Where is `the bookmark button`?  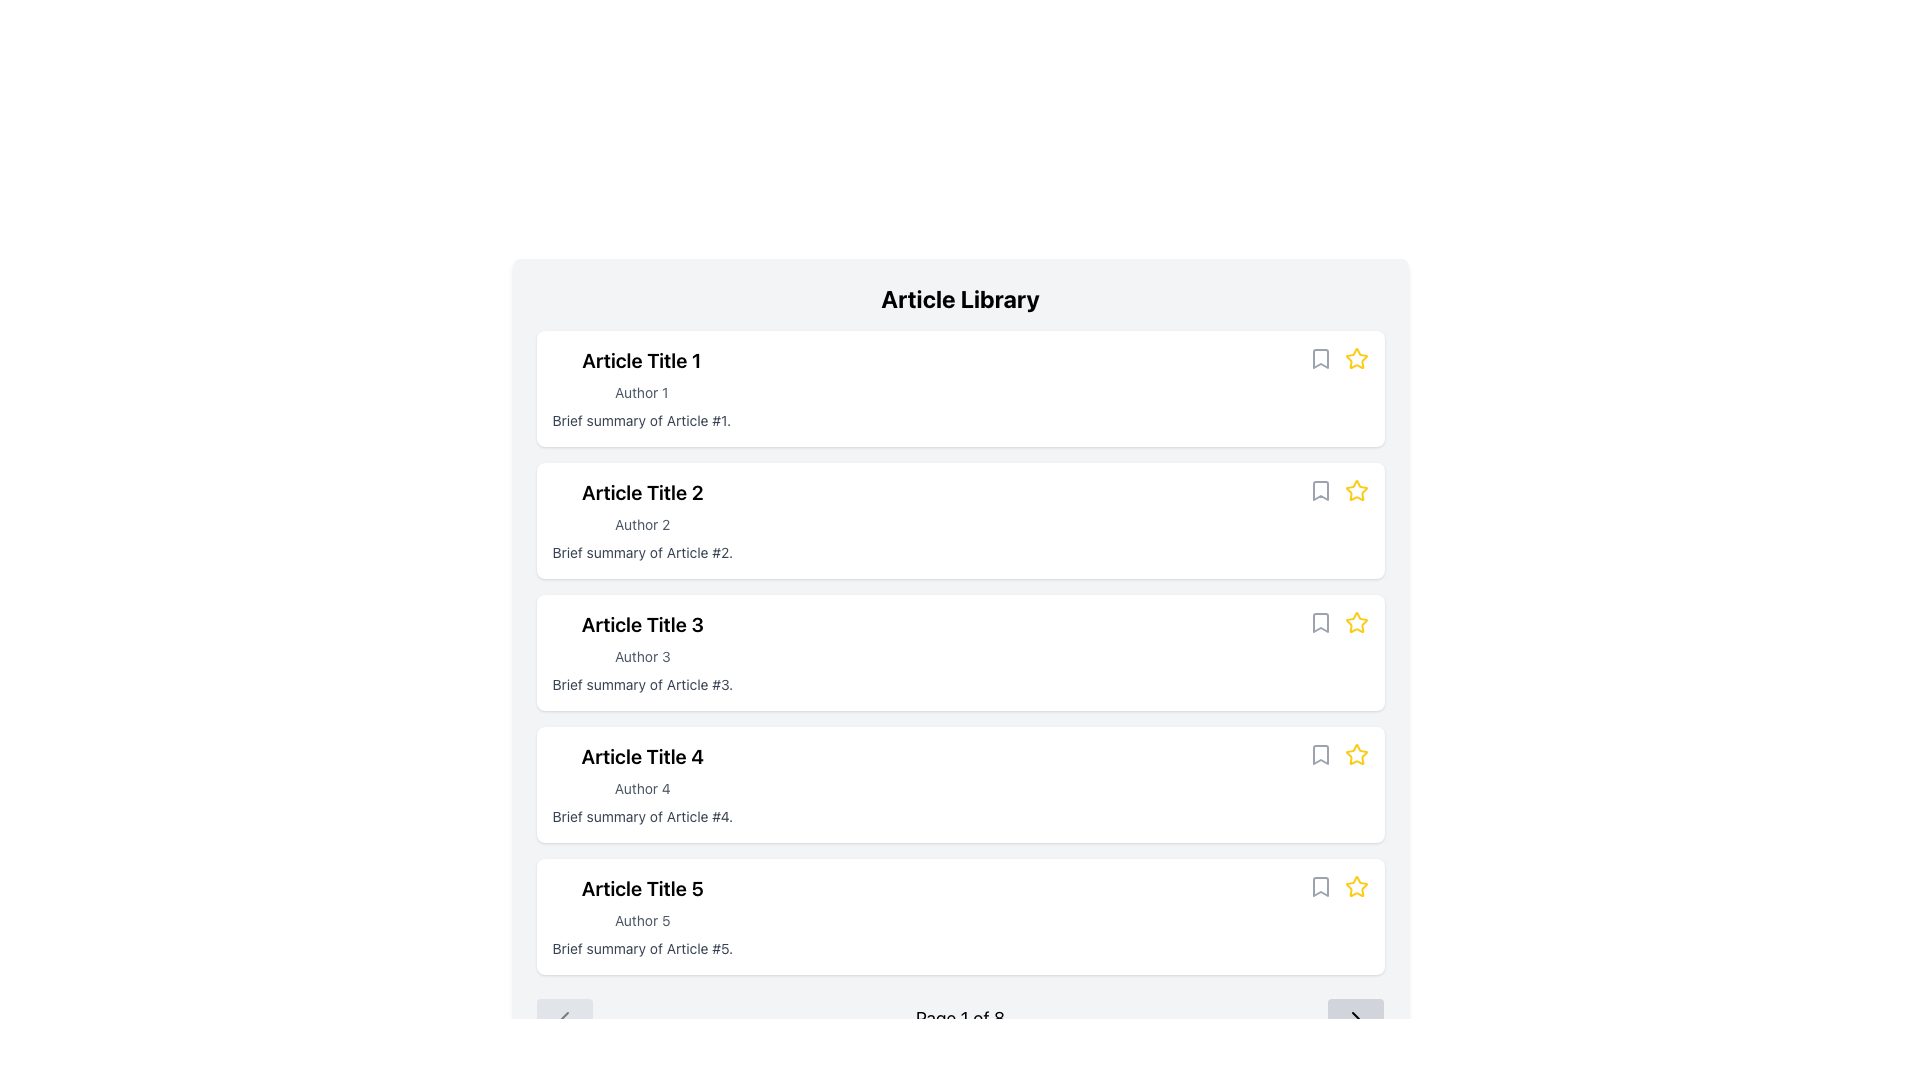 the bookmark button is located at coordinates (1320, 622).